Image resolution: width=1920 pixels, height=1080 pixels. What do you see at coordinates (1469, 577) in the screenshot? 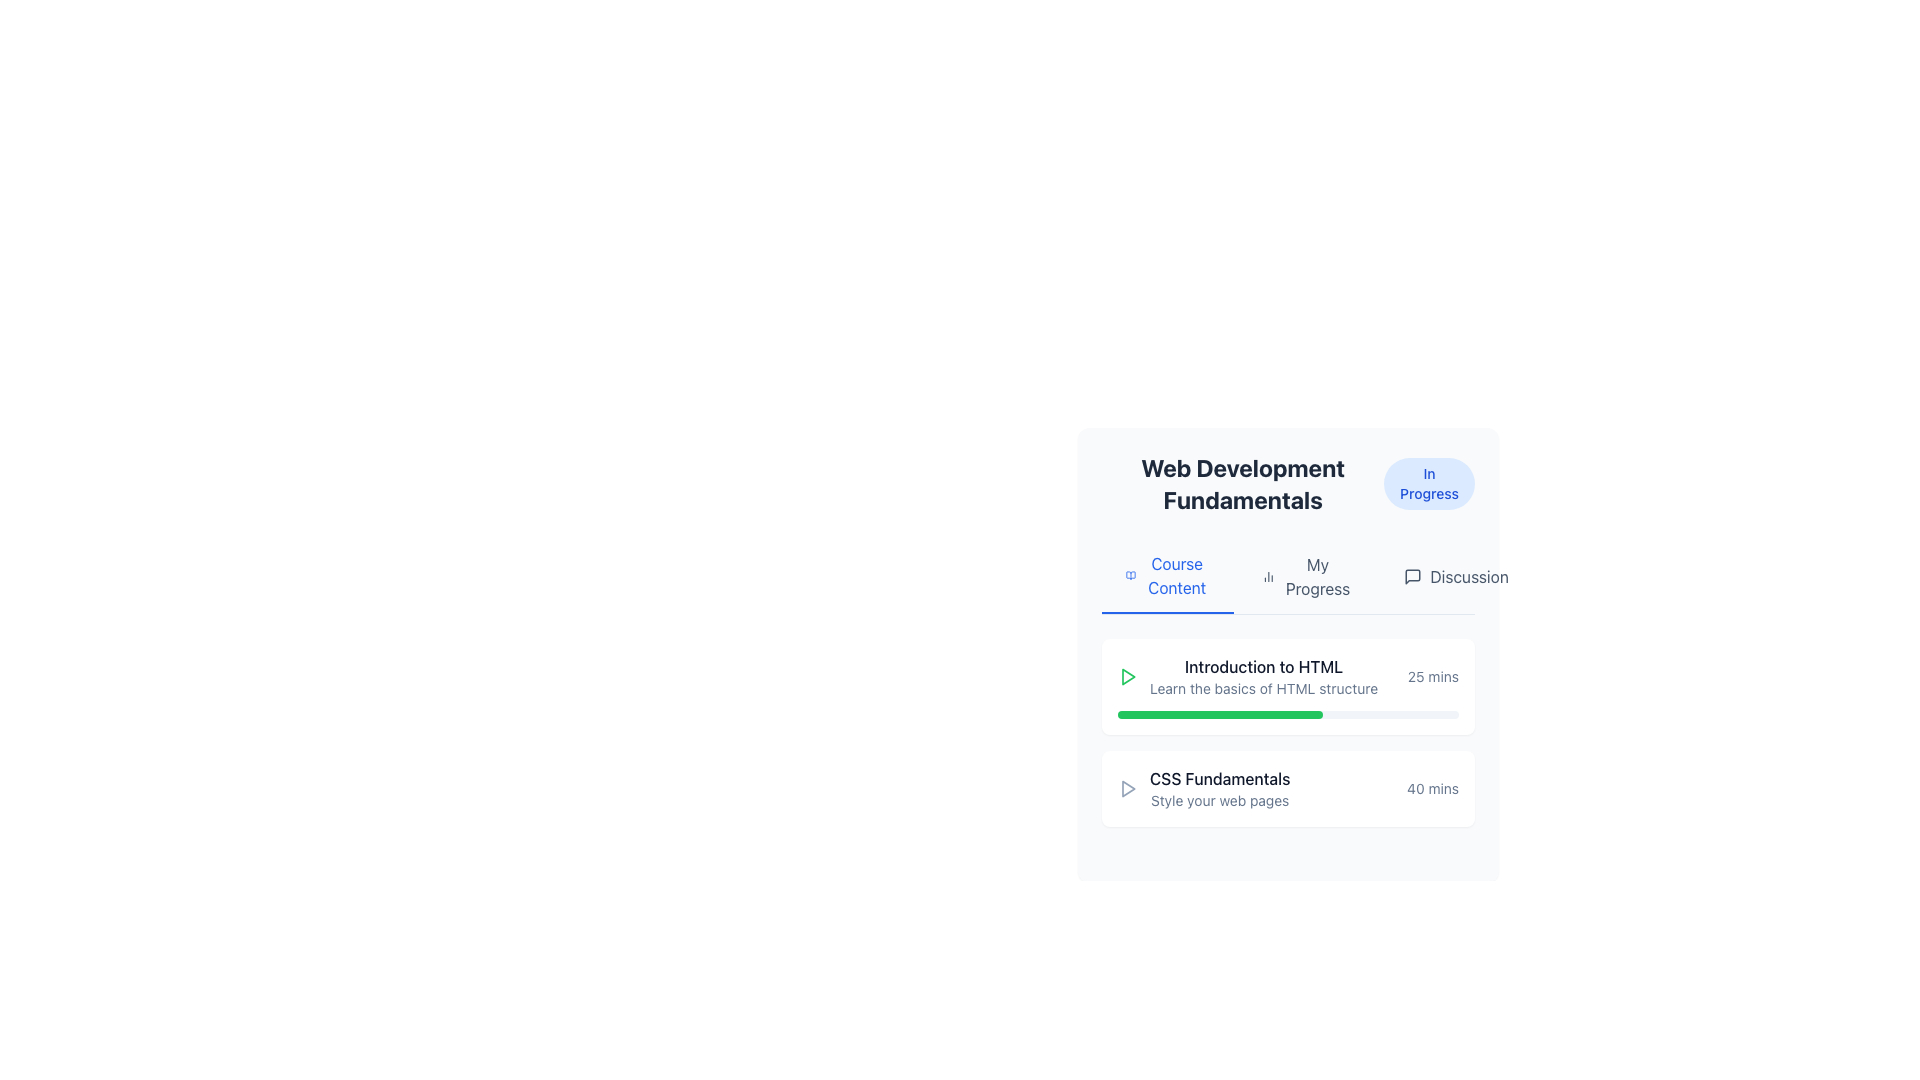
I see `the text label displaying 'Discussion' in the top-right corner of the card` at bounding box center [1469, 577].